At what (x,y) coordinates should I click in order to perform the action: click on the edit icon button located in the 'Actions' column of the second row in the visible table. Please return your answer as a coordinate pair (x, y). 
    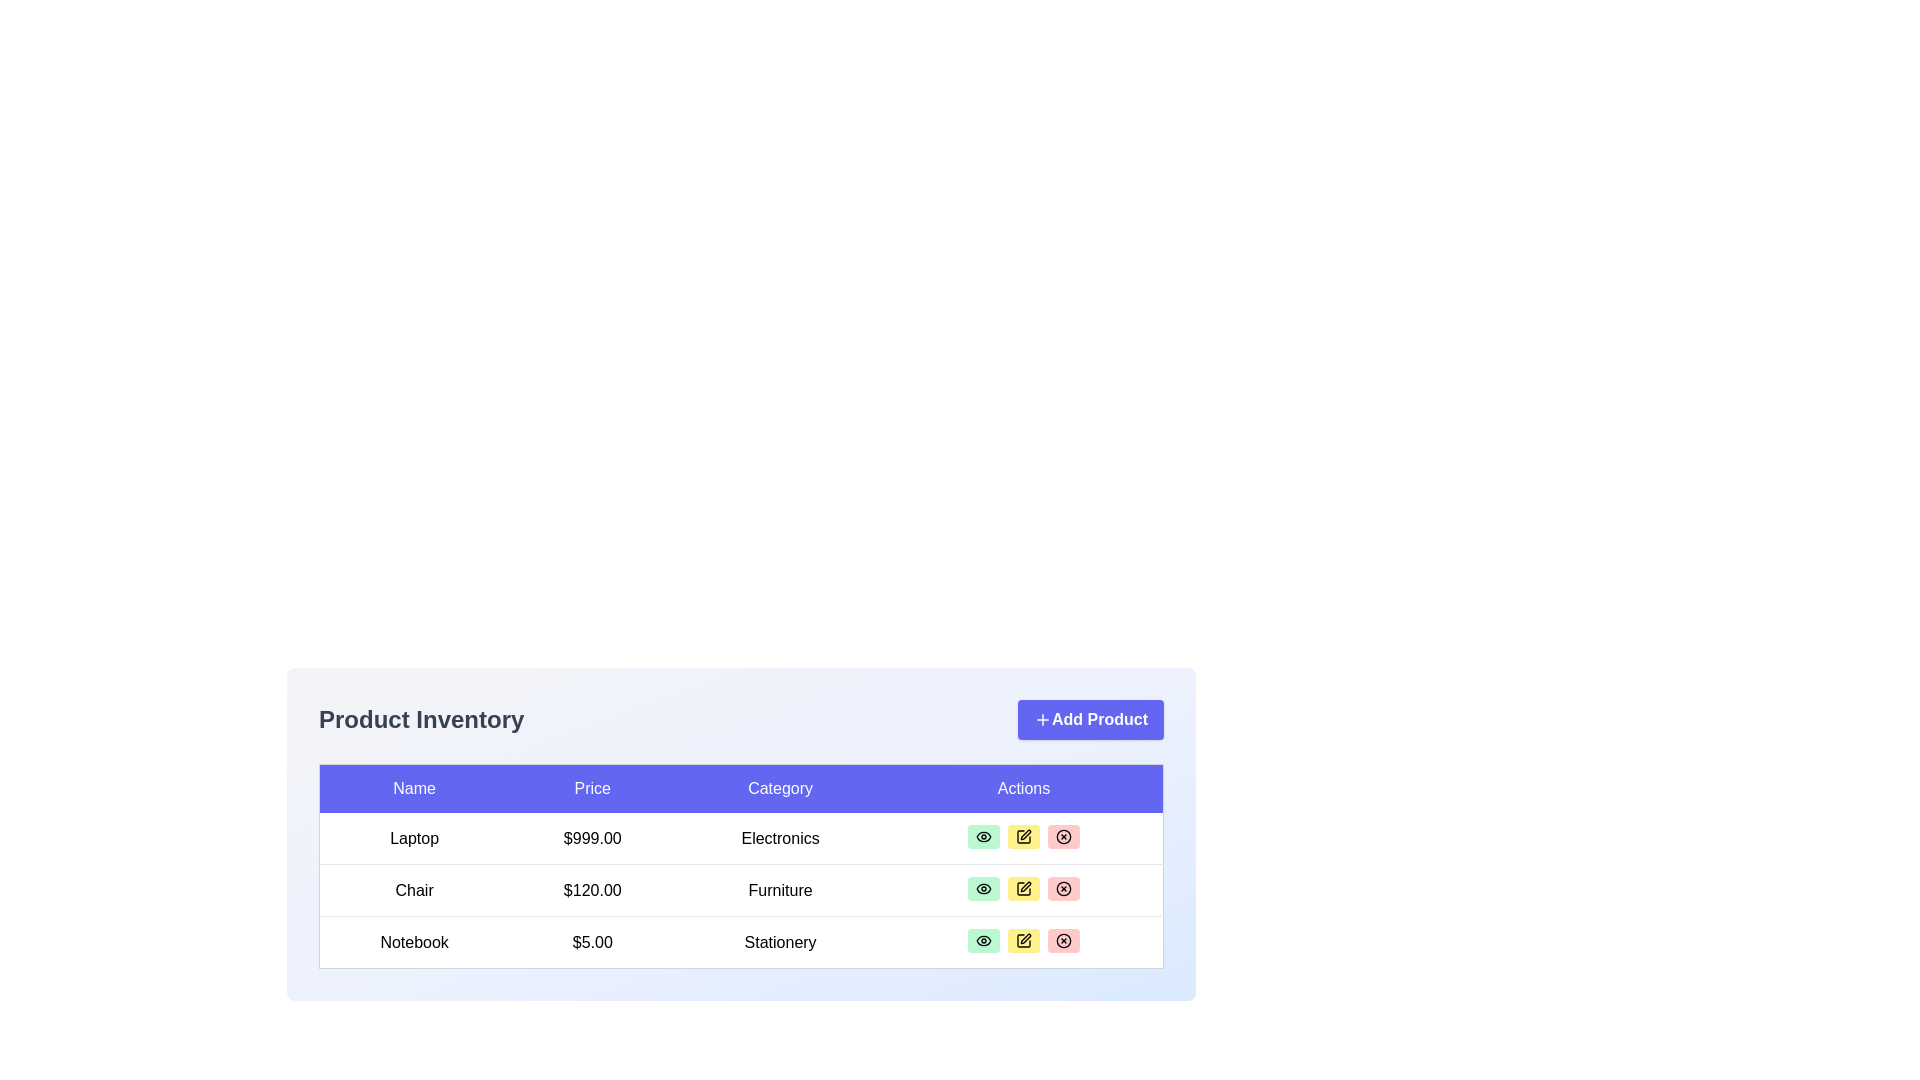
    Looking at the image, I should click on (1023, 887).